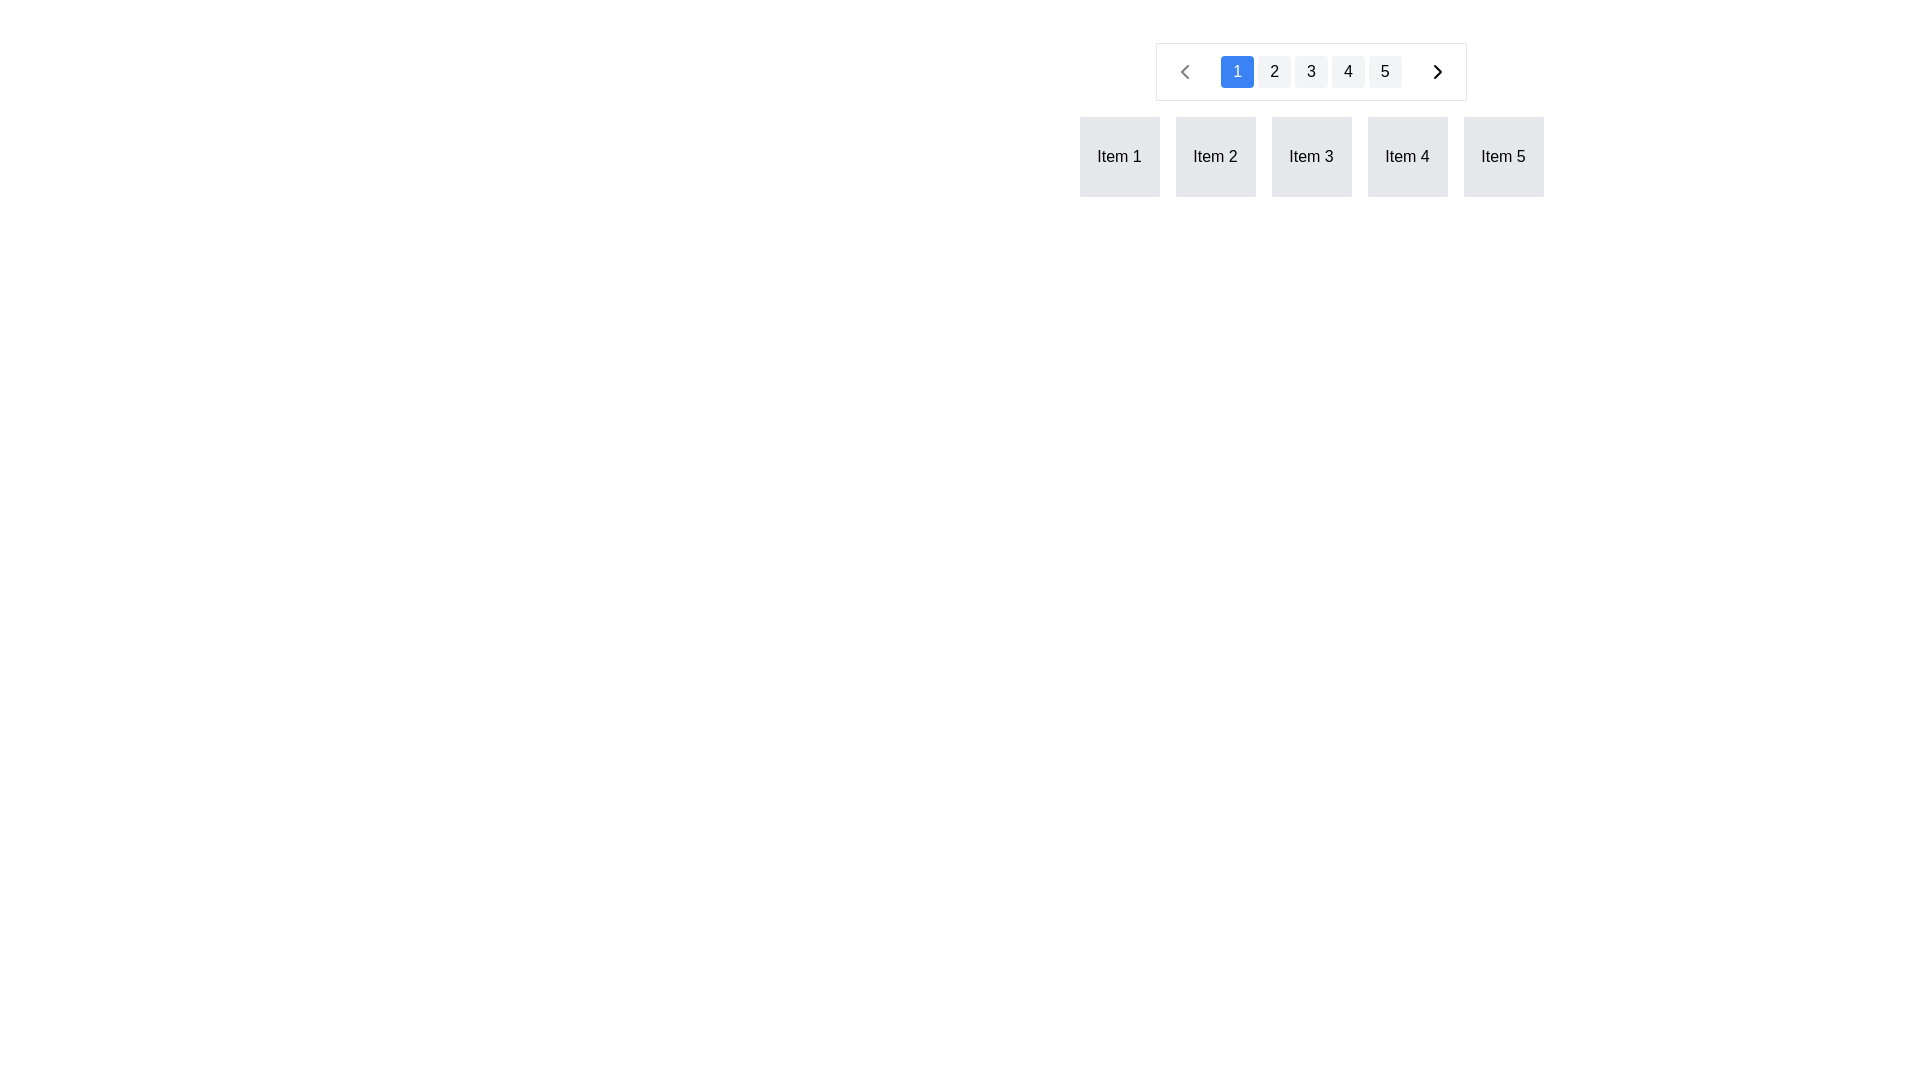 This screenshot has width=1920, height=1080. I want to click on the fifth button in the navigation bar, which has rounded corners, a light gray background, and the text '5' centered in bold black font, so click(1384, 71).